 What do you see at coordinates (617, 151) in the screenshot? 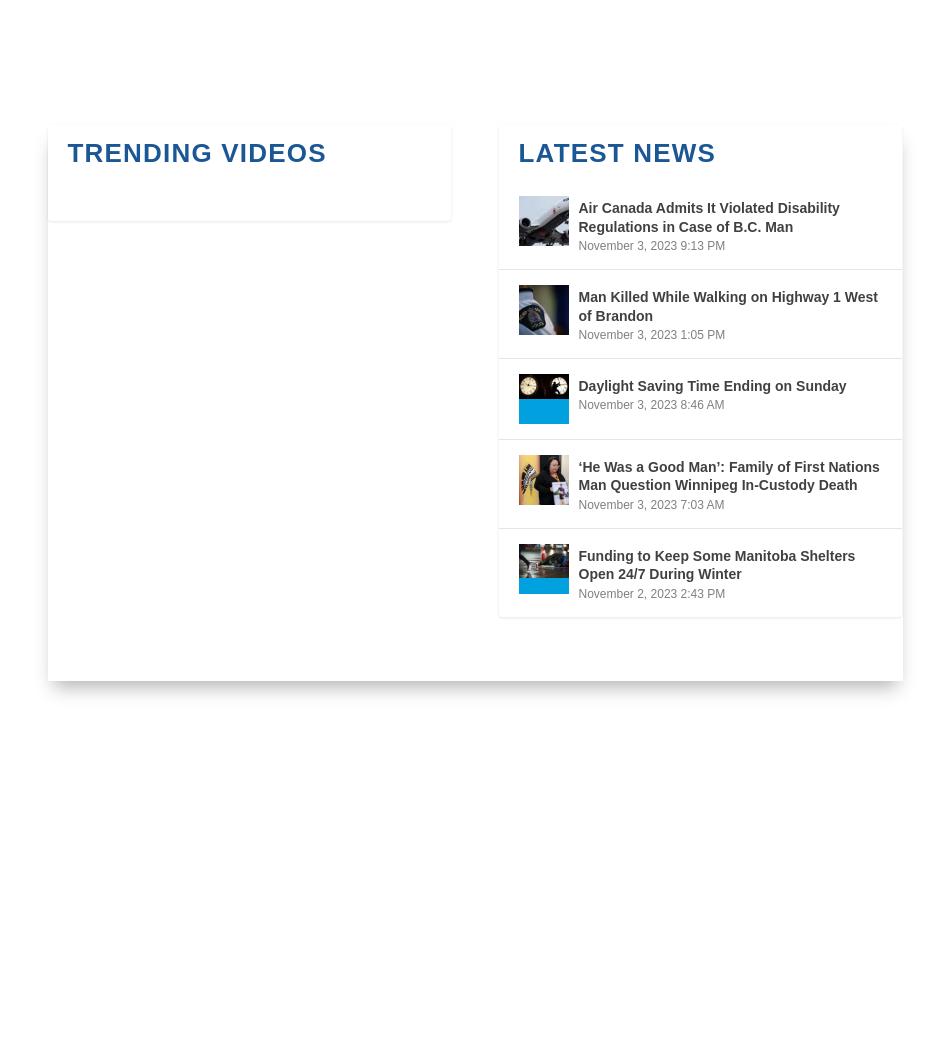
I see `'LATEST NEWS'` at bounding box center [617, 151].